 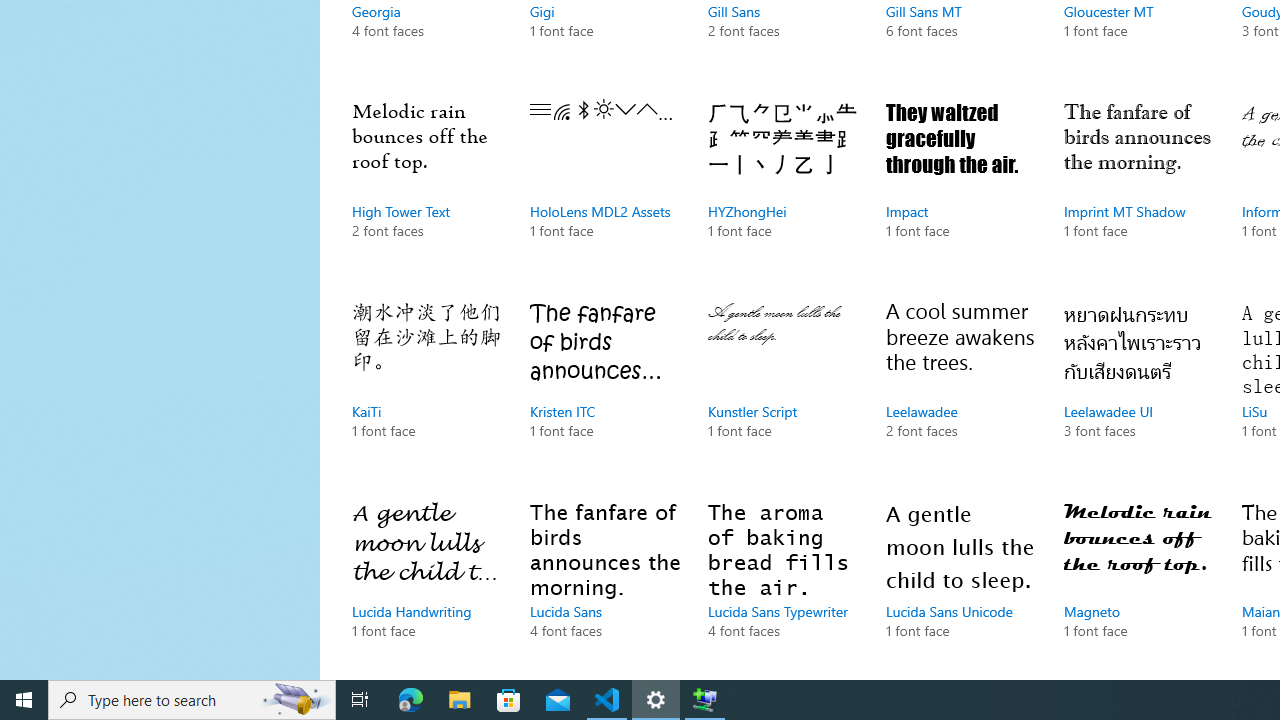 I want to click on 'Extensible Wizards Host Process - 1 running window', so click(x=705, y=698).